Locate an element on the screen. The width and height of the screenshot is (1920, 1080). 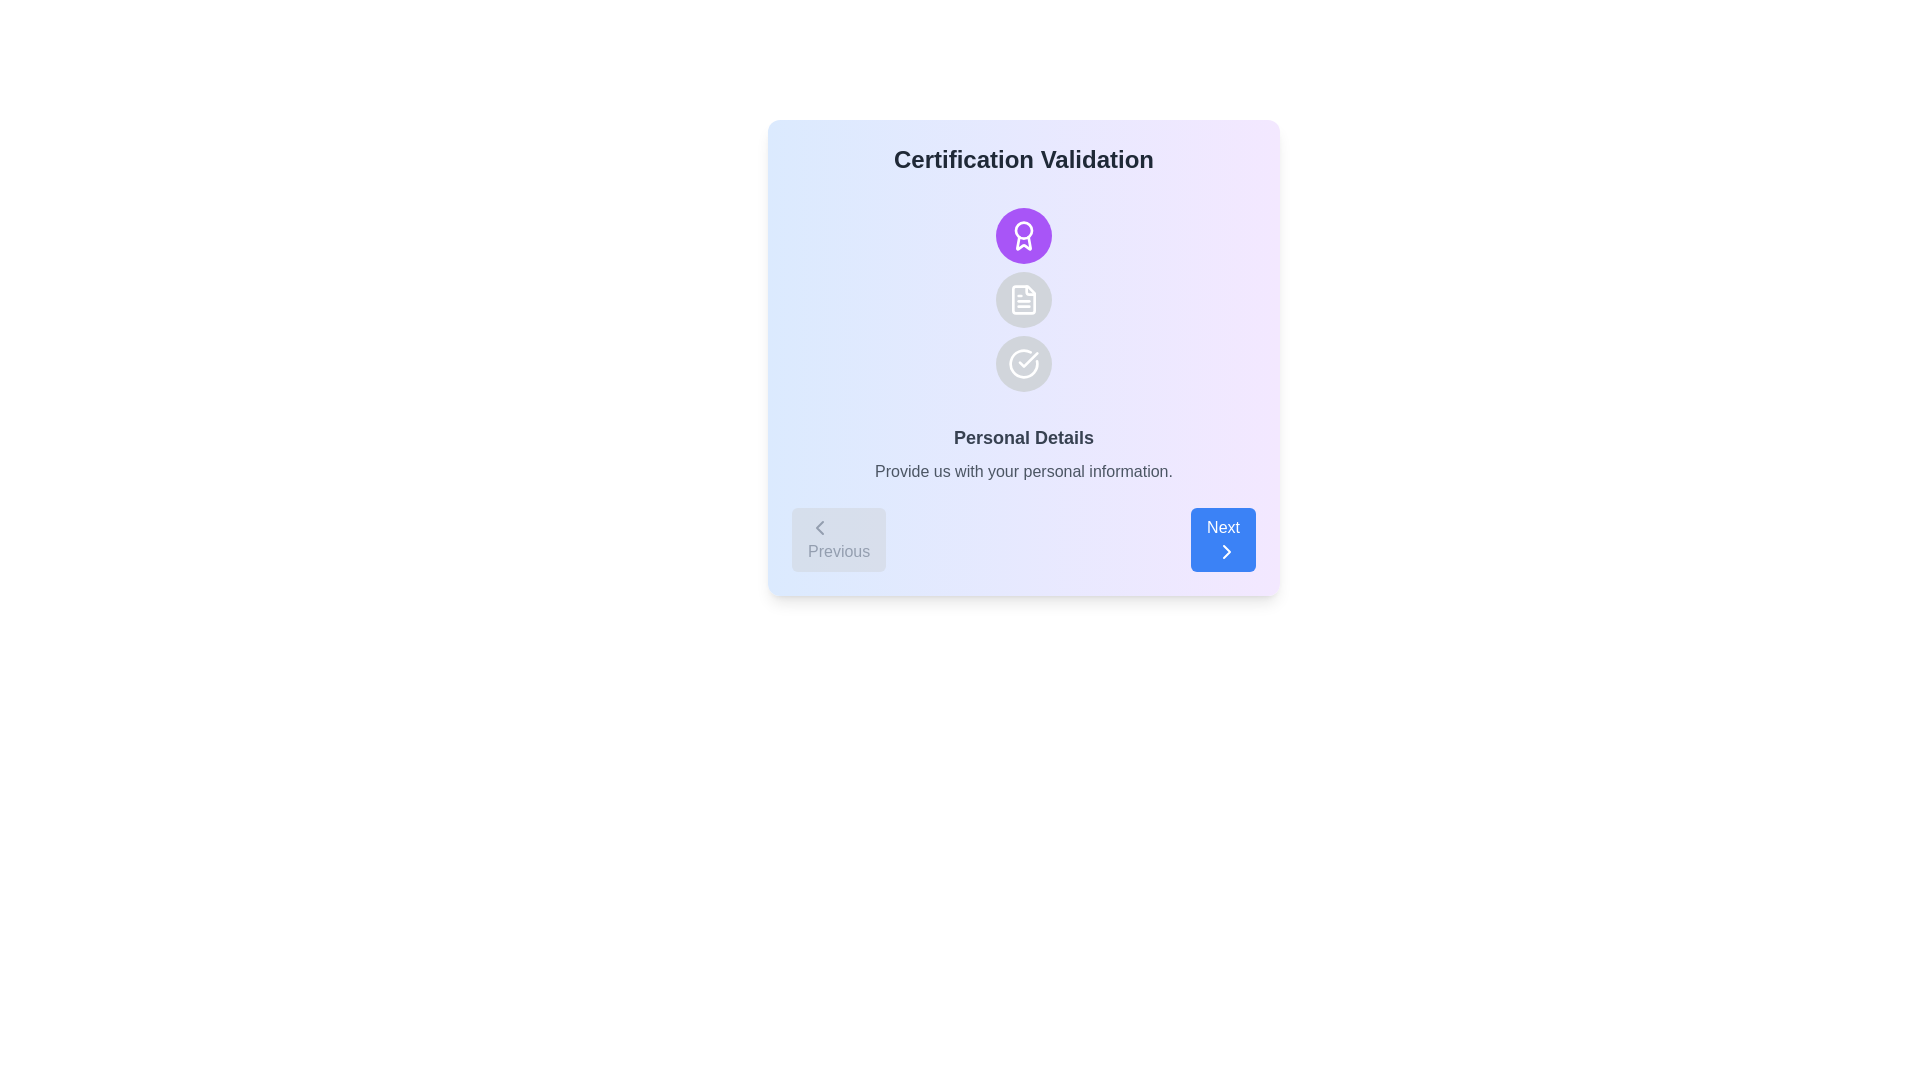
the chevron icon located at the left side of the 'Previous' button in the bottom-left corner of the card interface is located at coordinates (820, 527).